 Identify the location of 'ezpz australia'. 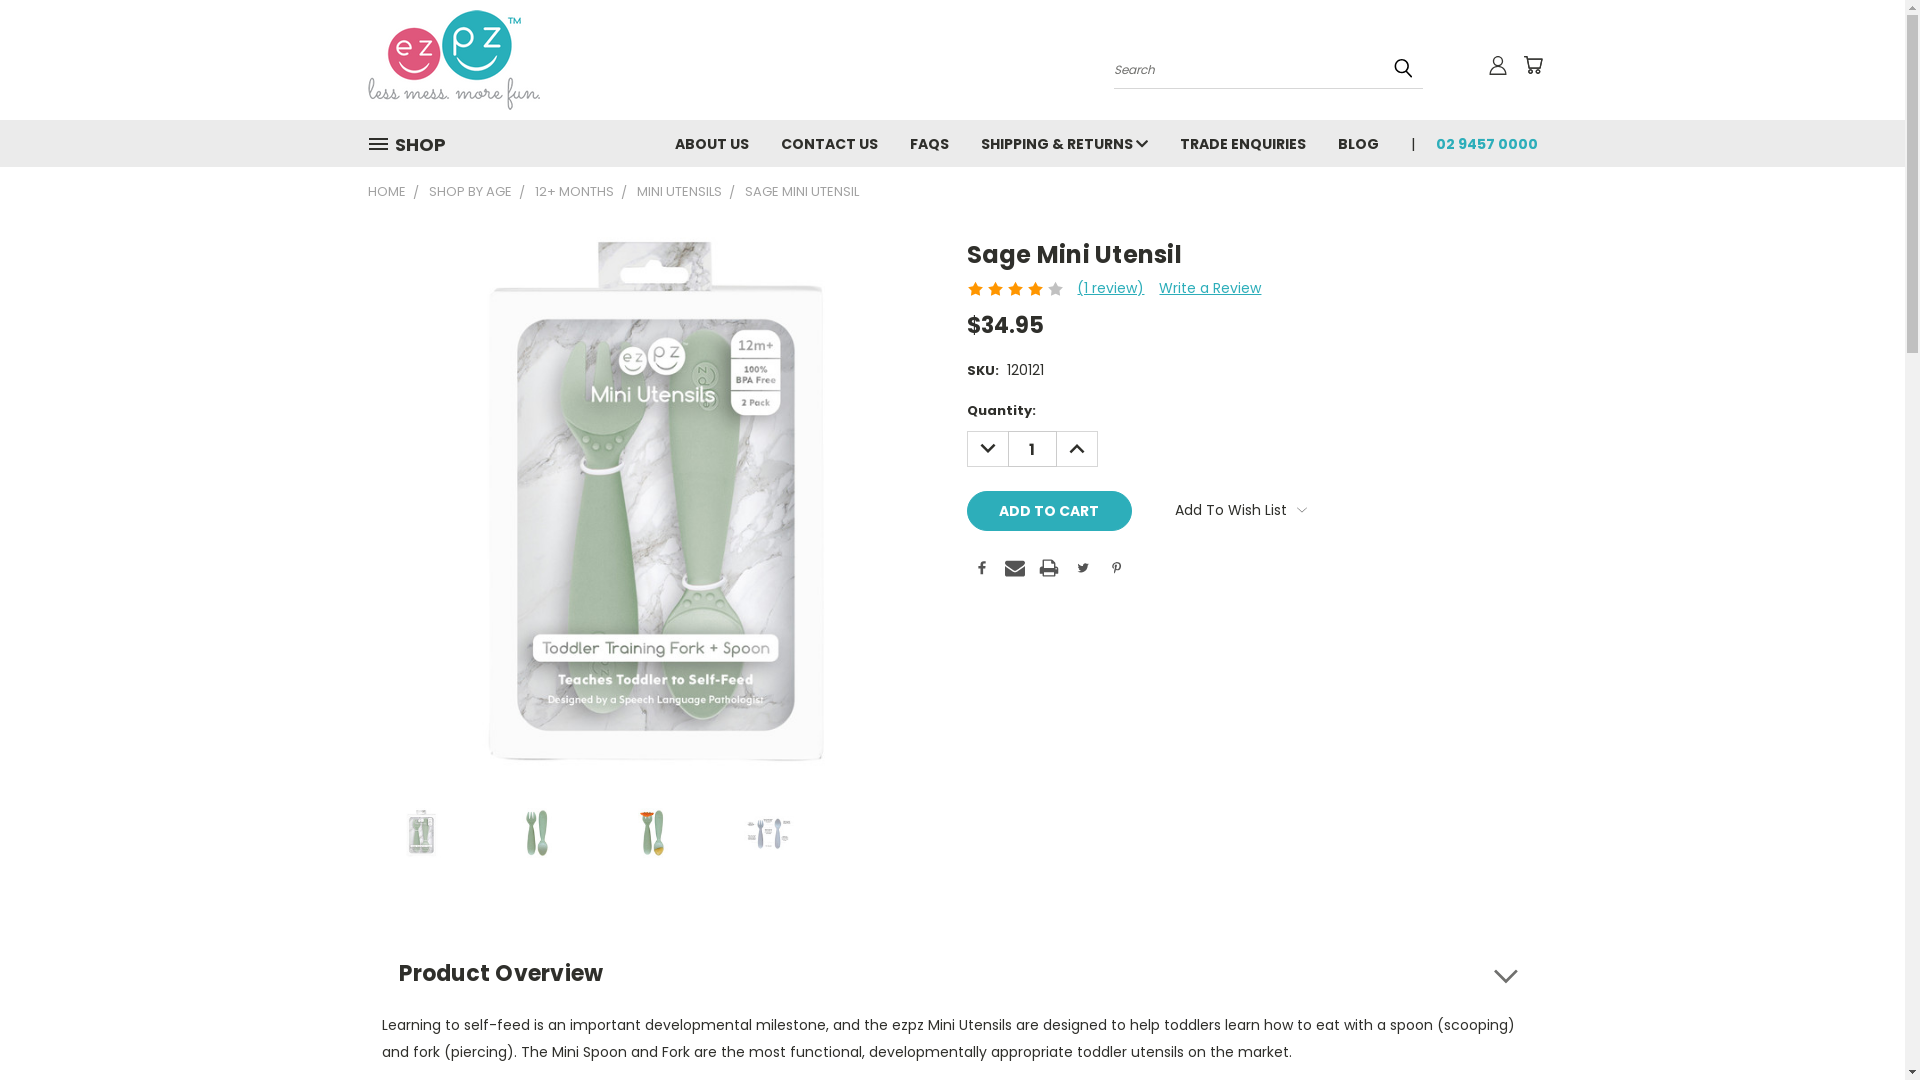
(453, 59).